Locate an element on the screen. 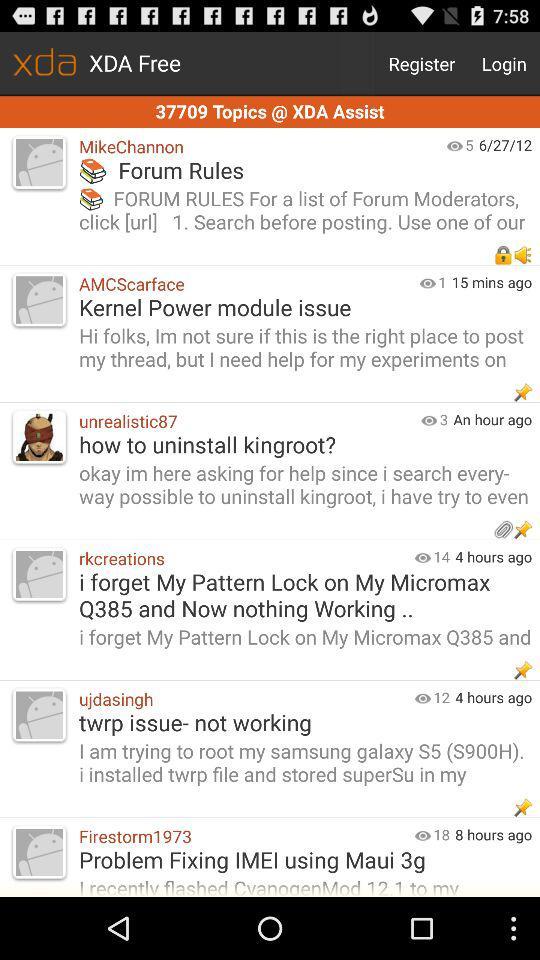 The image size is (540, 960). item next to the login item is located at coordinates (421, 63).